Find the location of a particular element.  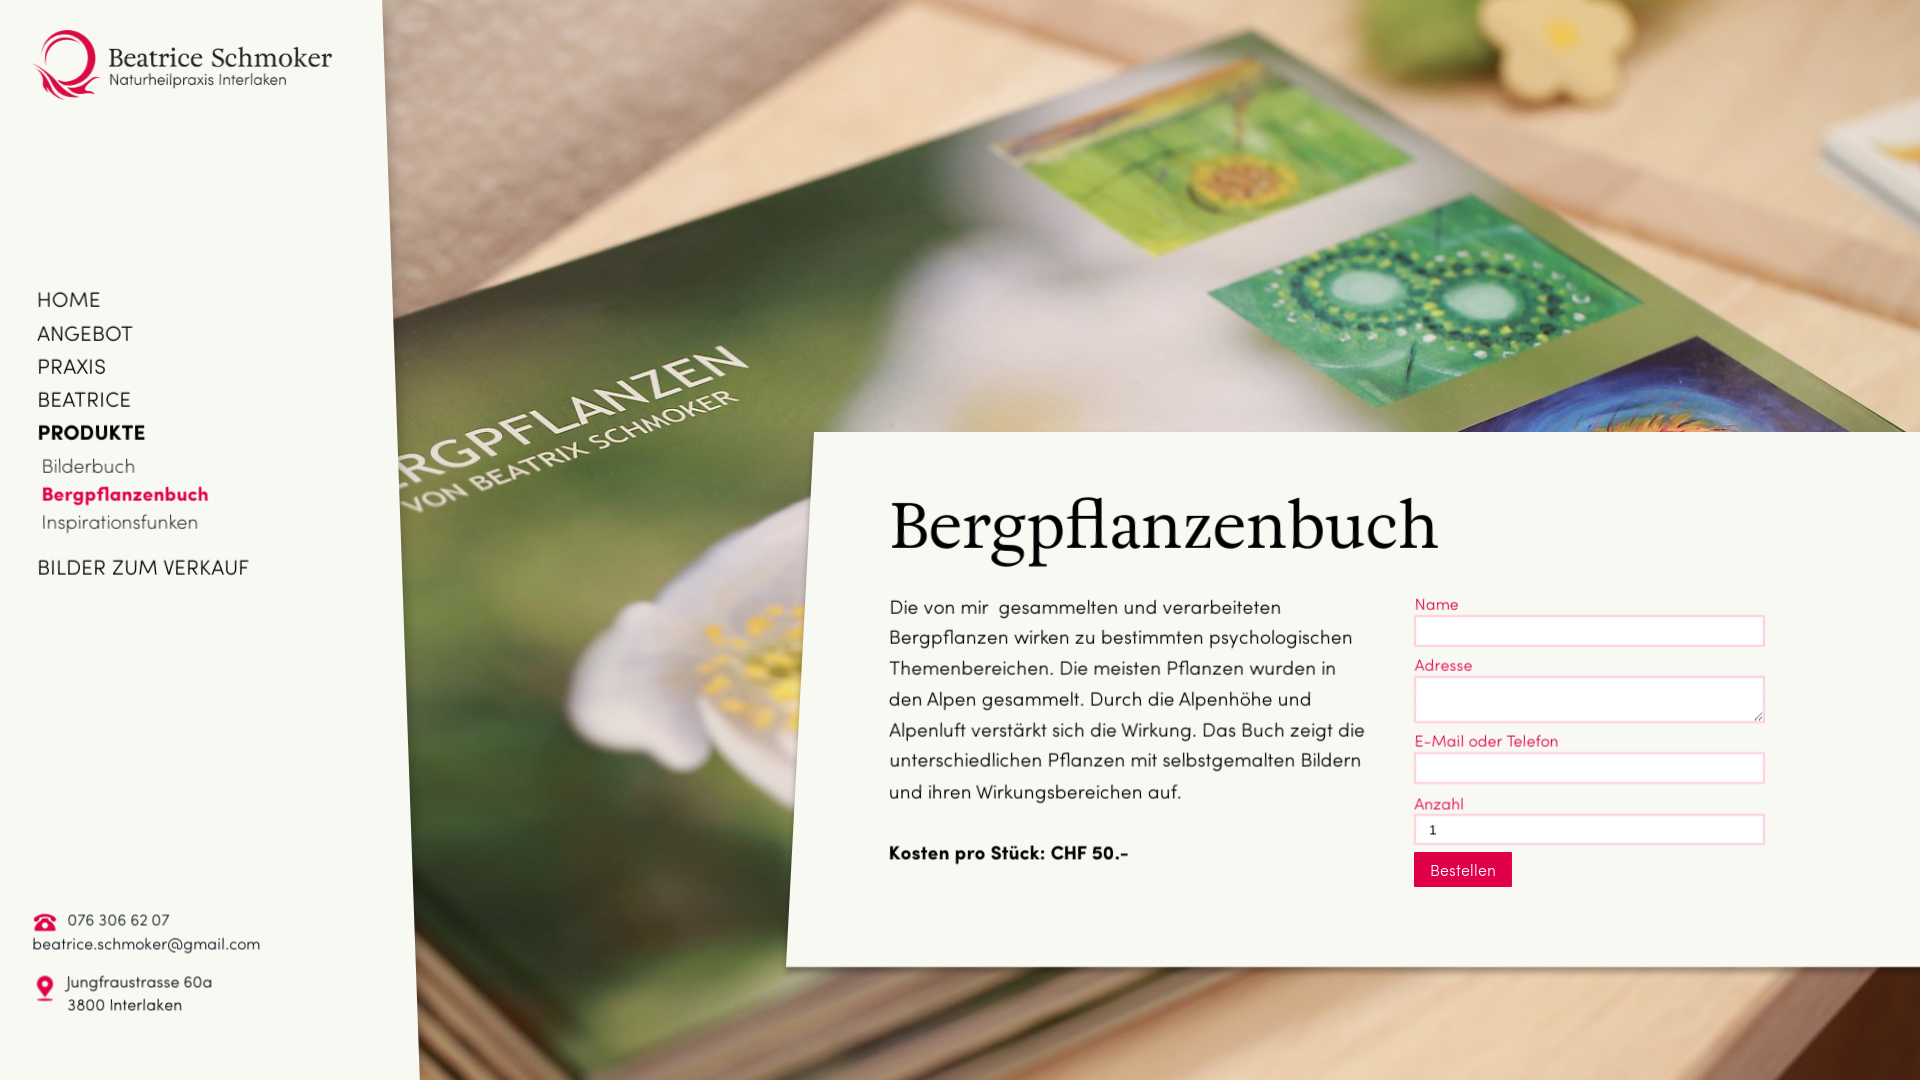

'Bilderbuch' is located at coordinates (88, 465).